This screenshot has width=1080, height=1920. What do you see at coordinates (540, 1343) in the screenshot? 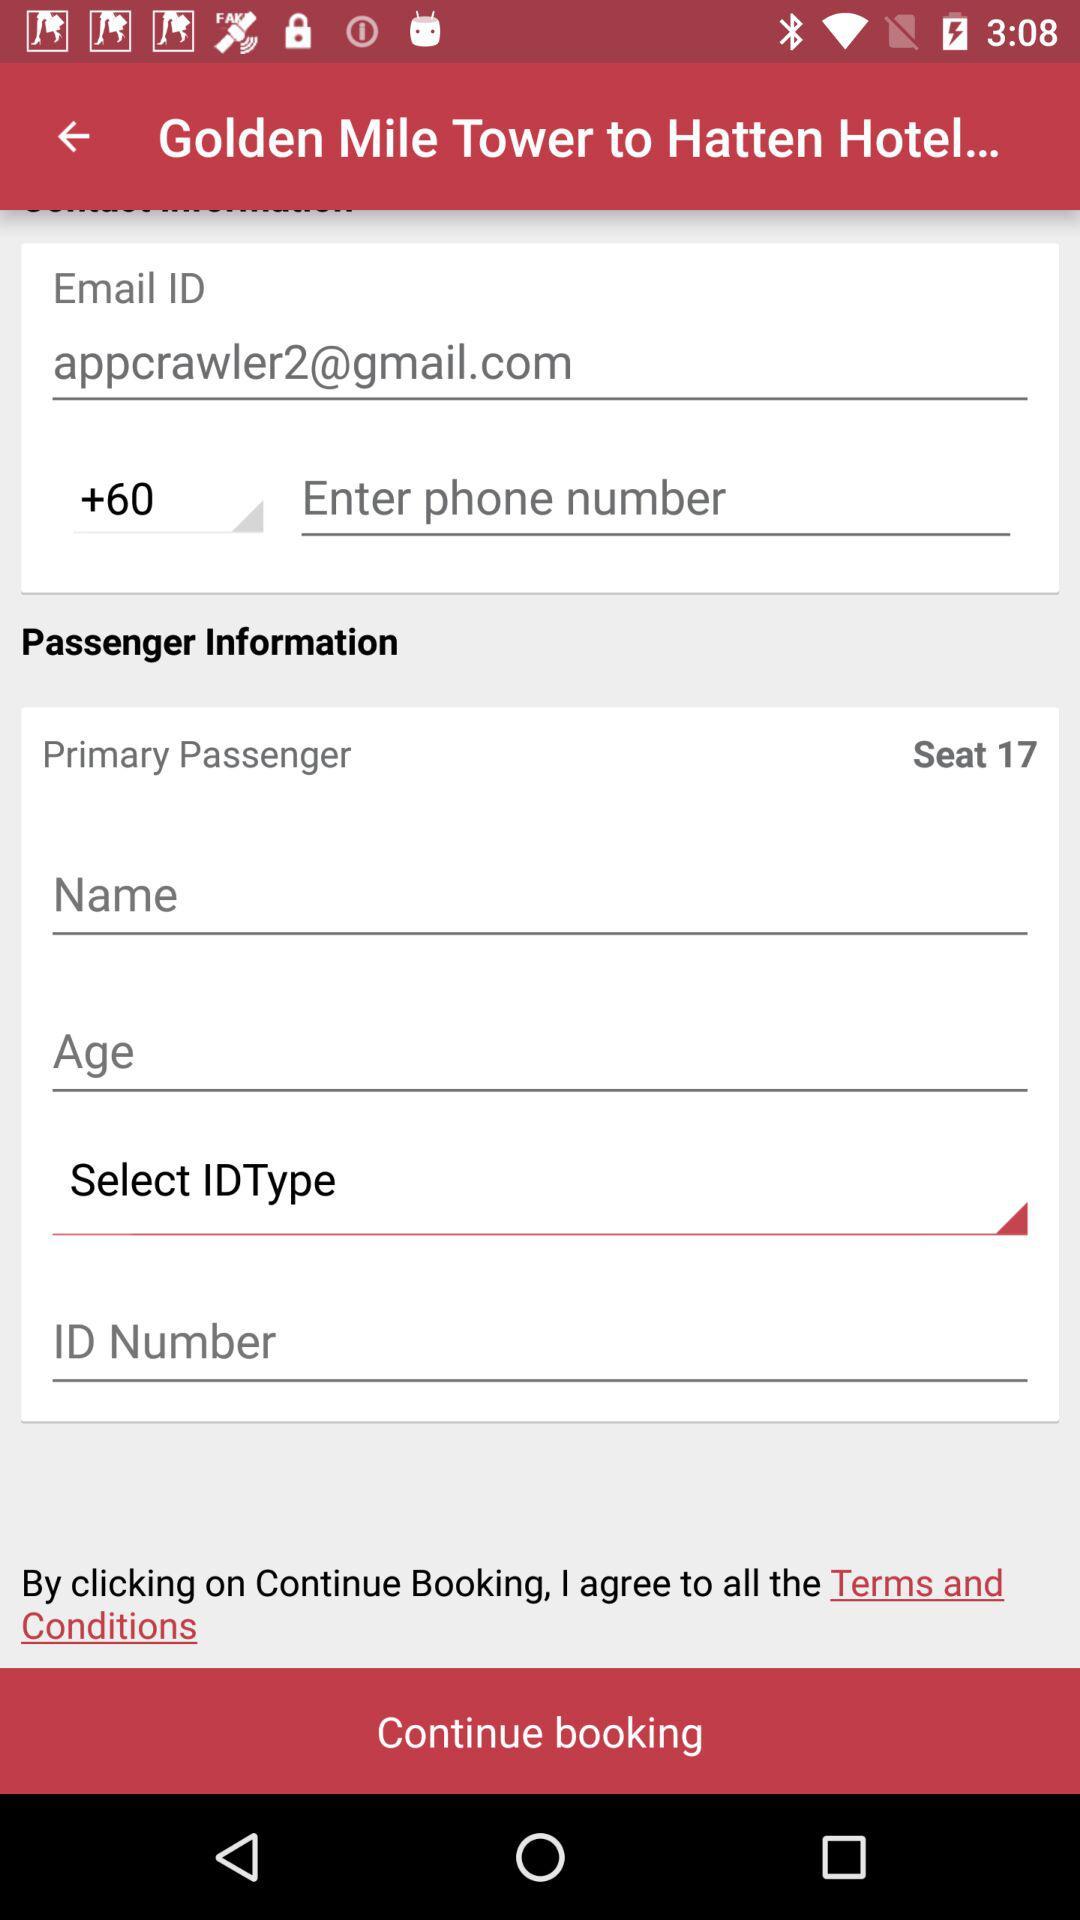
I see `item below select idtype item` at bounding box center [540, 1343].